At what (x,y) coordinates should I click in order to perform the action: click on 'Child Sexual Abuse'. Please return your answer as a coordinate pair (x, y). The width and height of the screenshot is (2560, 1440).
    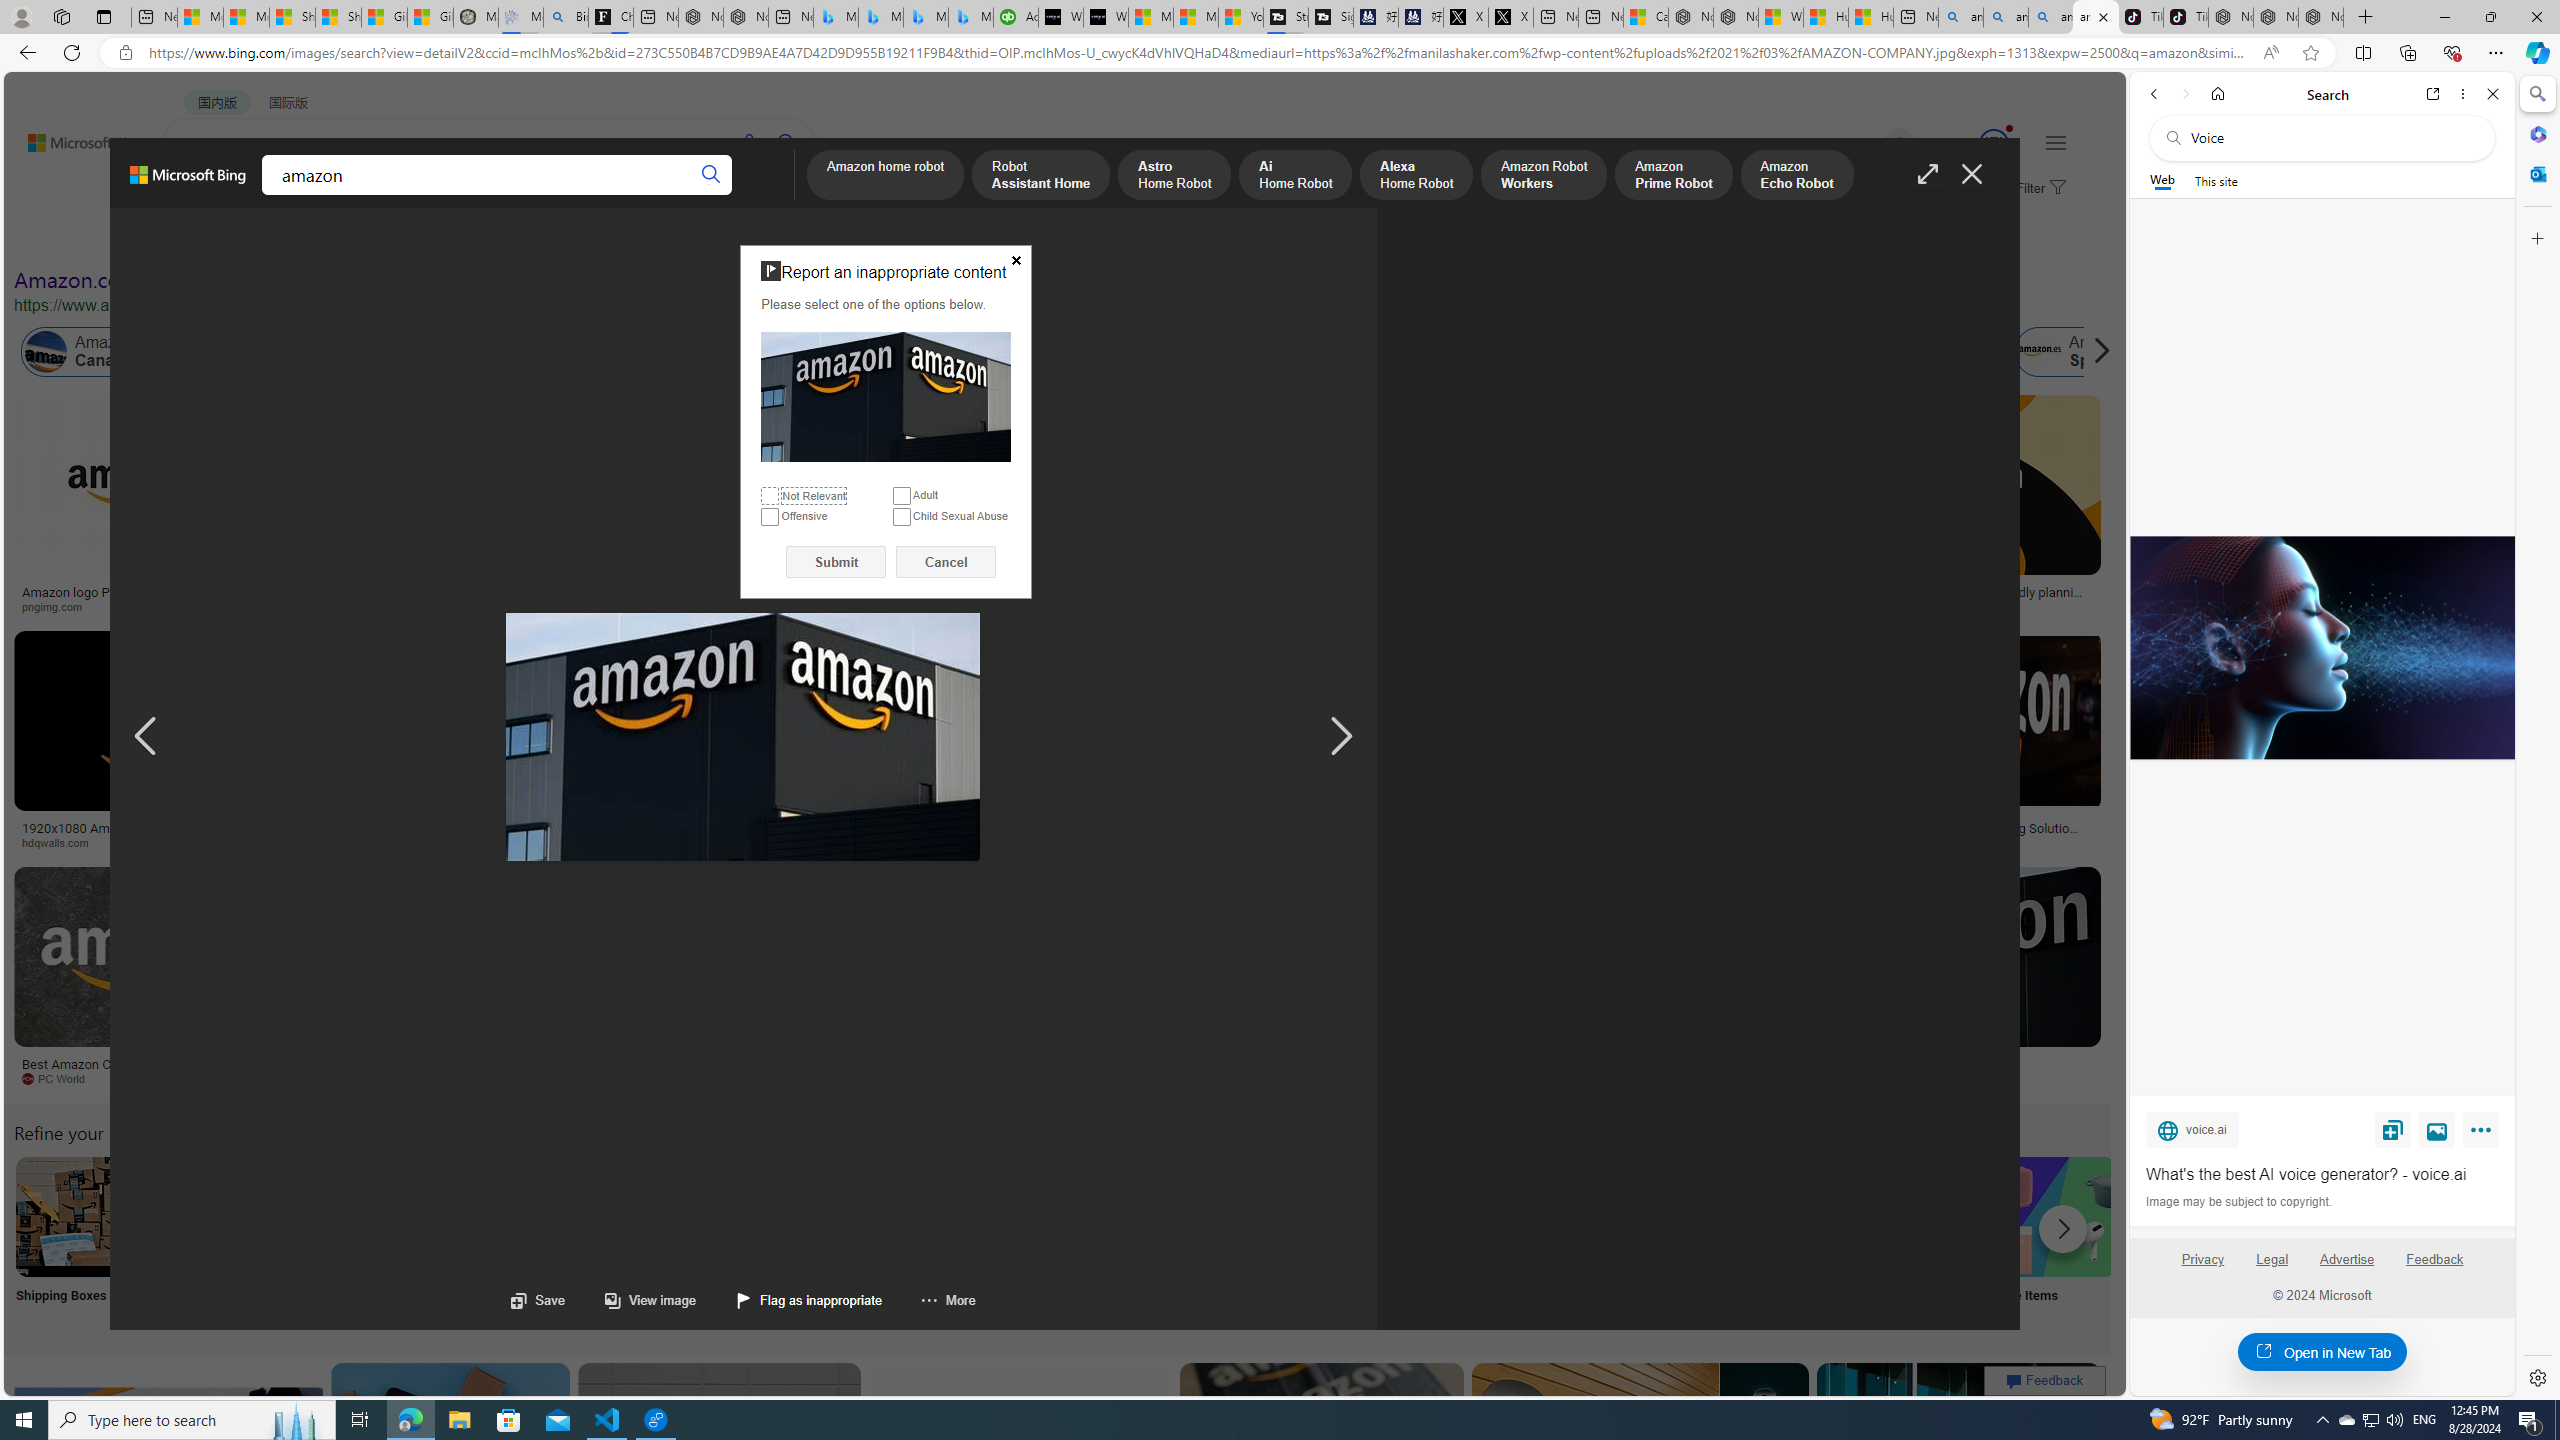
    Looking at the image, I should click on (900, 516).